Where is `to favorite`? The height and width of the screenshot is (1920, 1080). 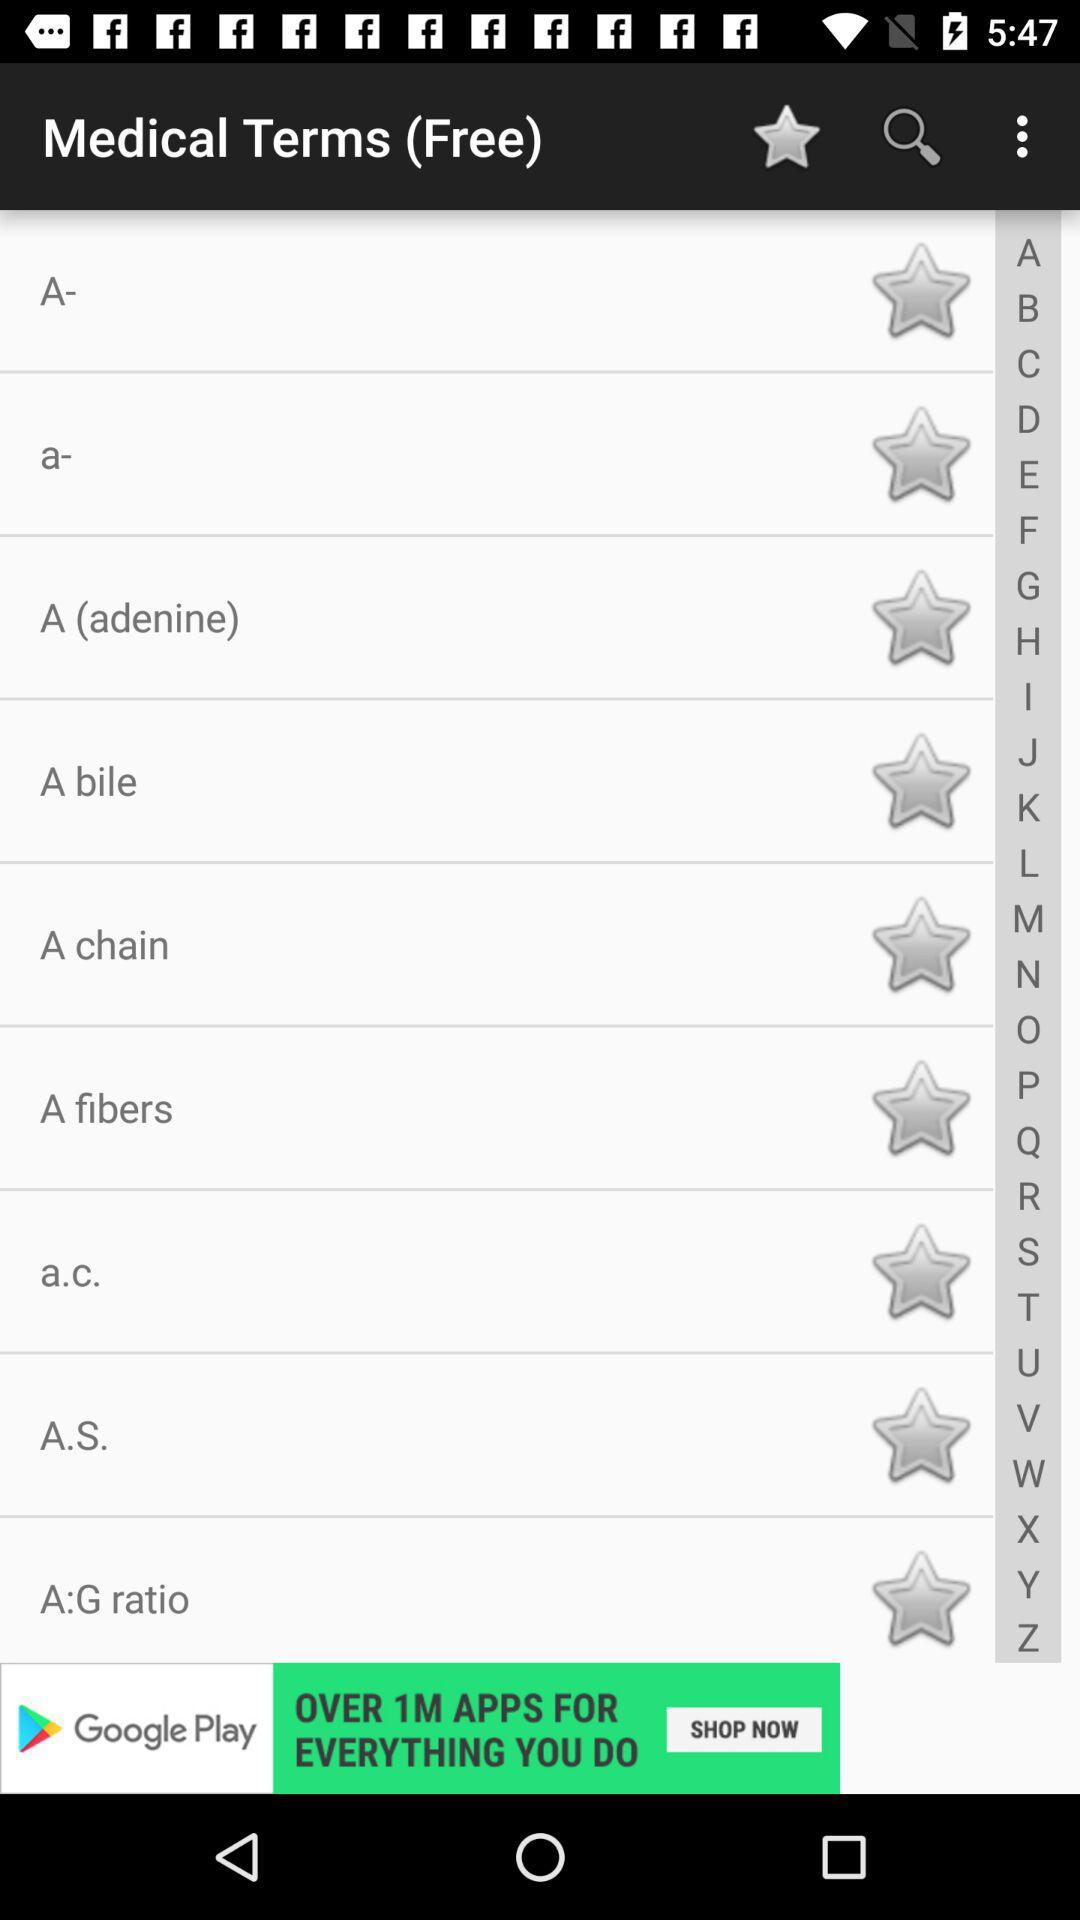
to favorite is located at coordinates (920, 1270).